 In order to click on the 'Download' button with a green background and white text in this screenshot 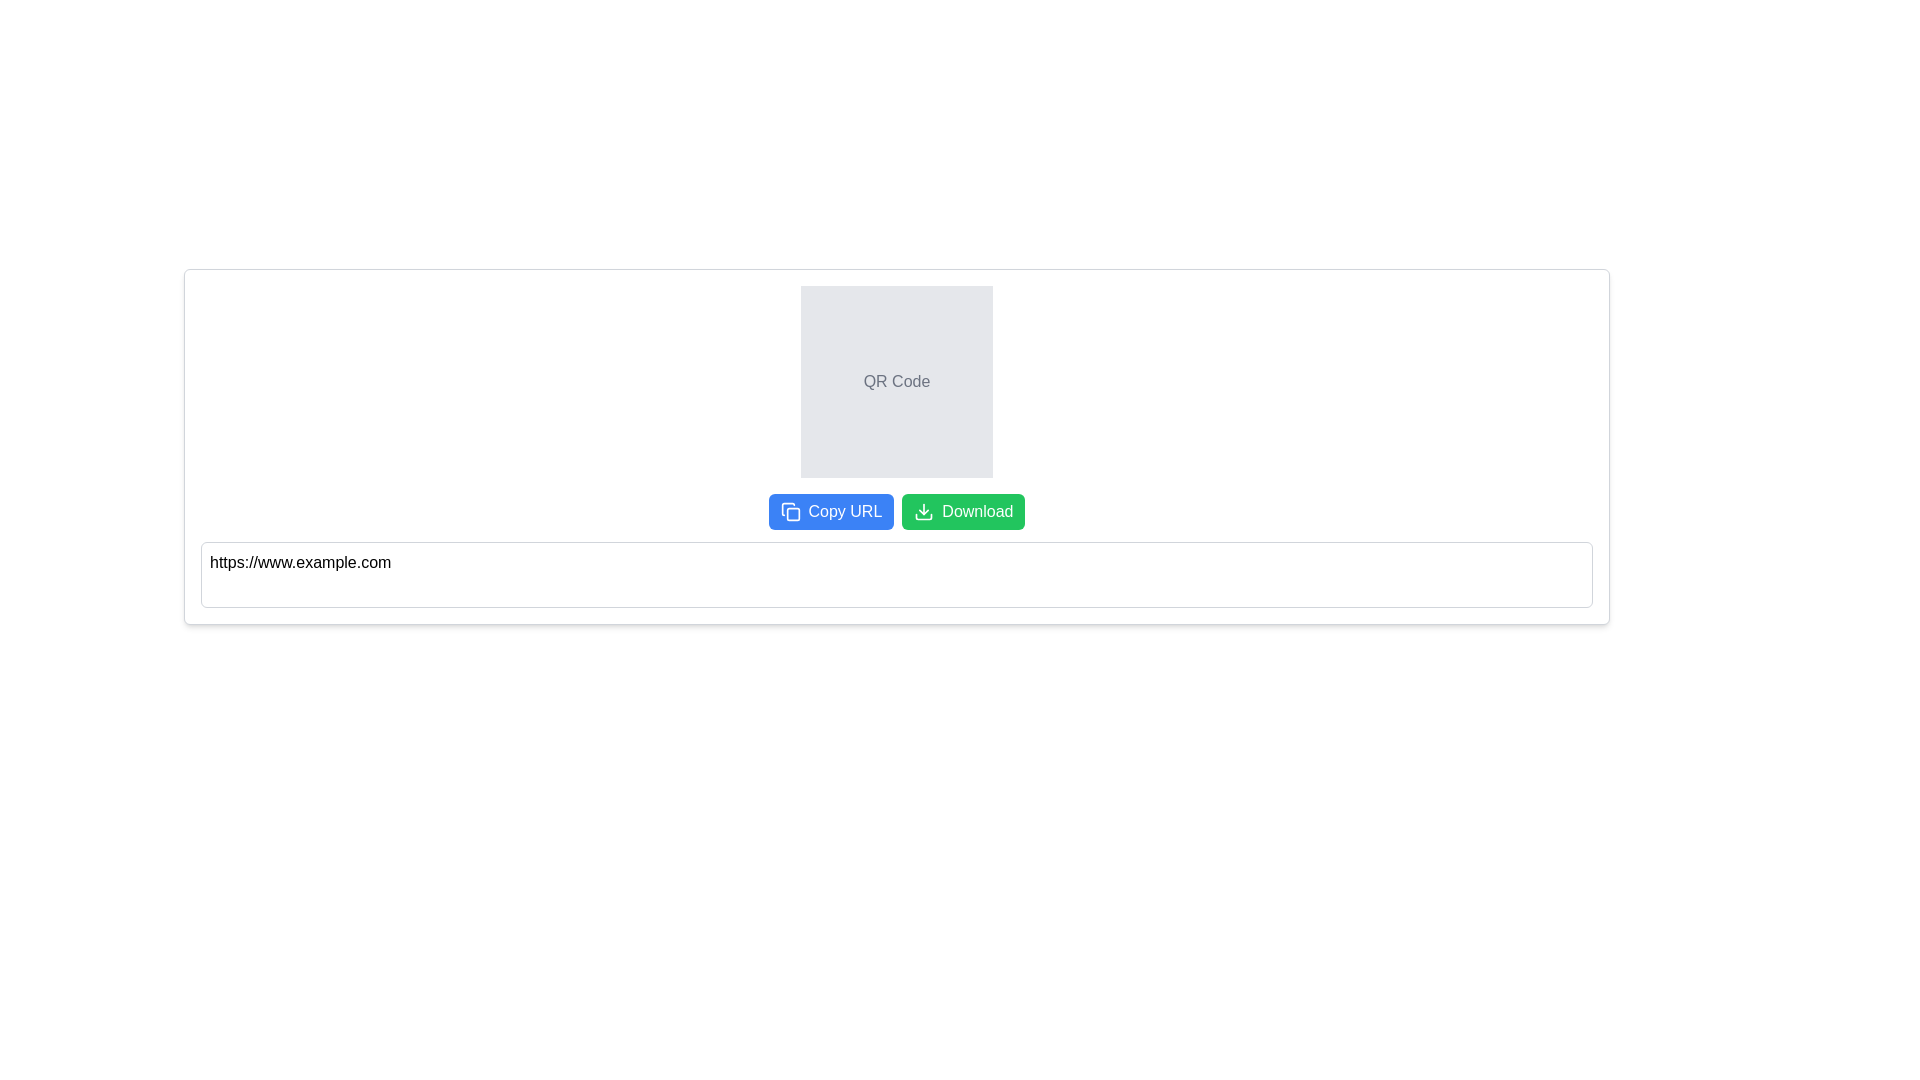, I will do `click(963, 511)`.